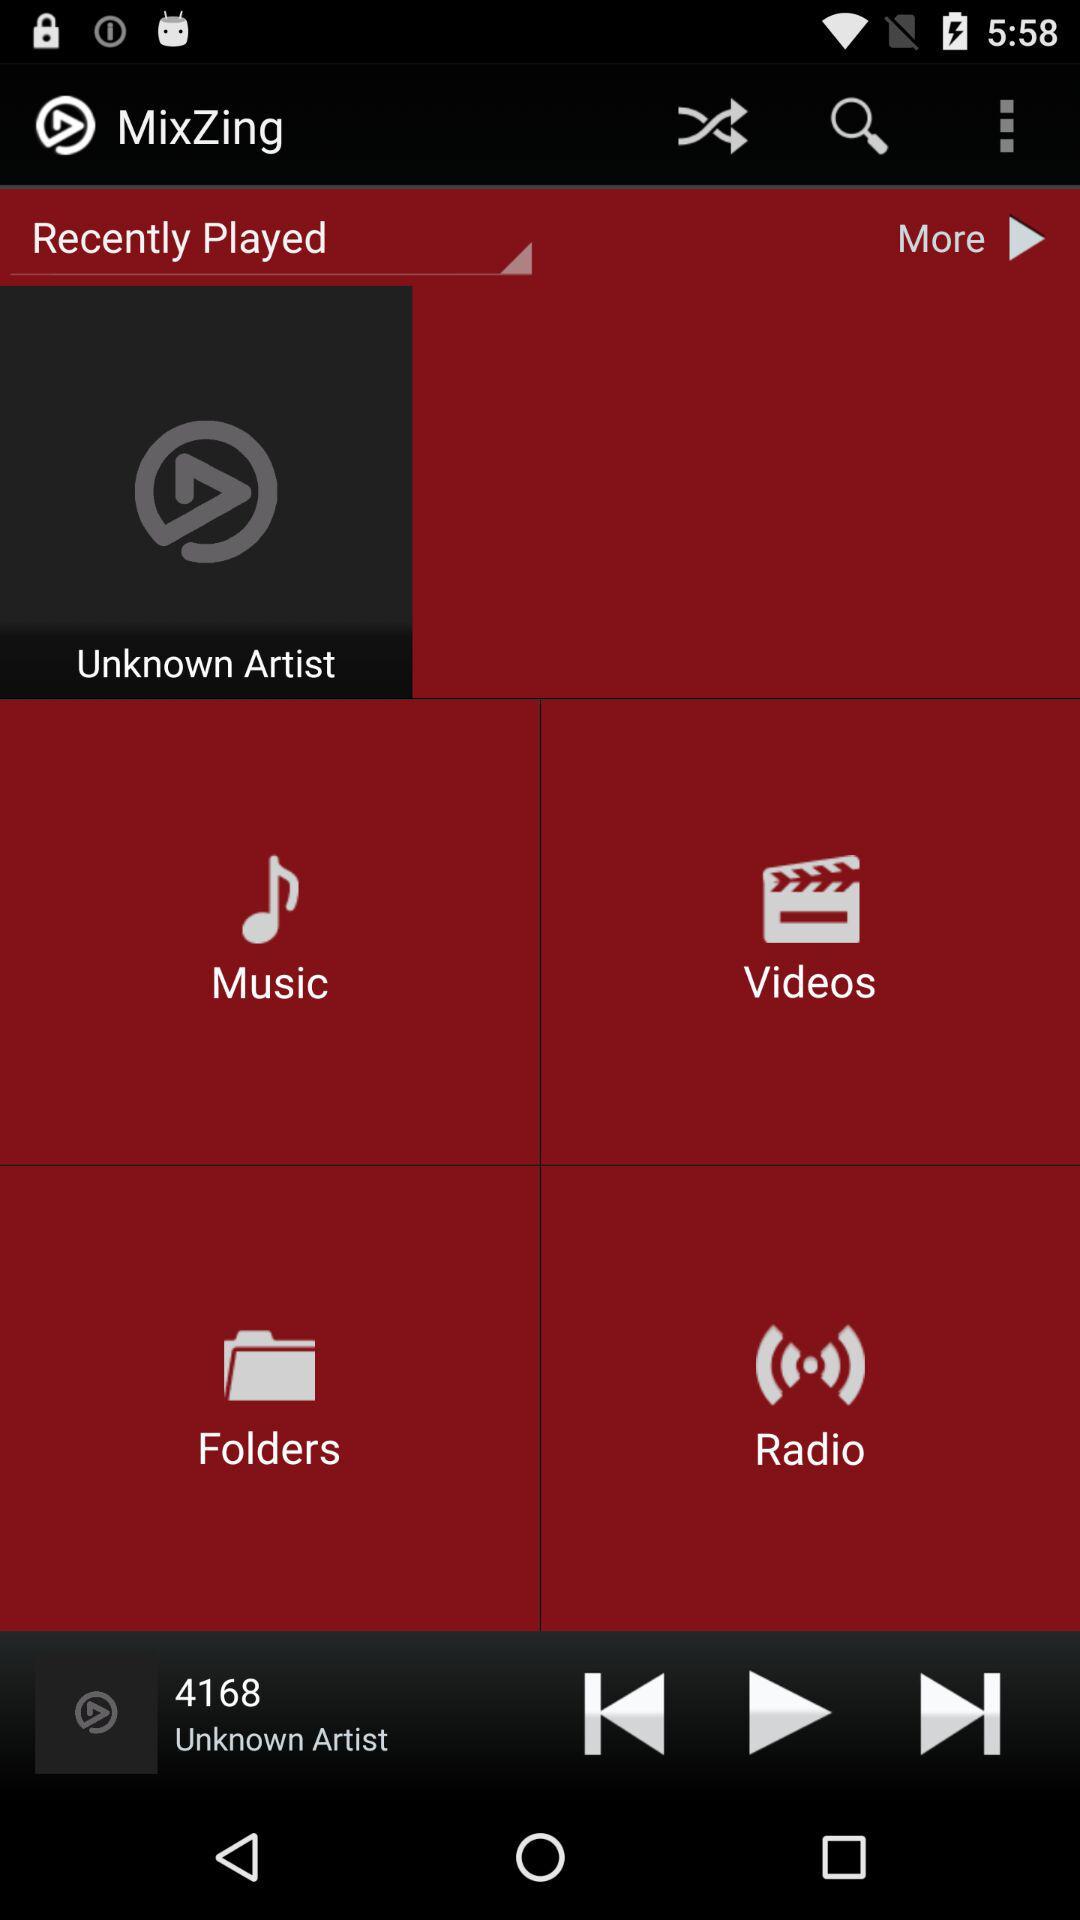 The image size is (1080, 1920). What do you see at coordinates (623, 1711) in the screenshot?
I see `the forward` at bounding box center [623, 1711].